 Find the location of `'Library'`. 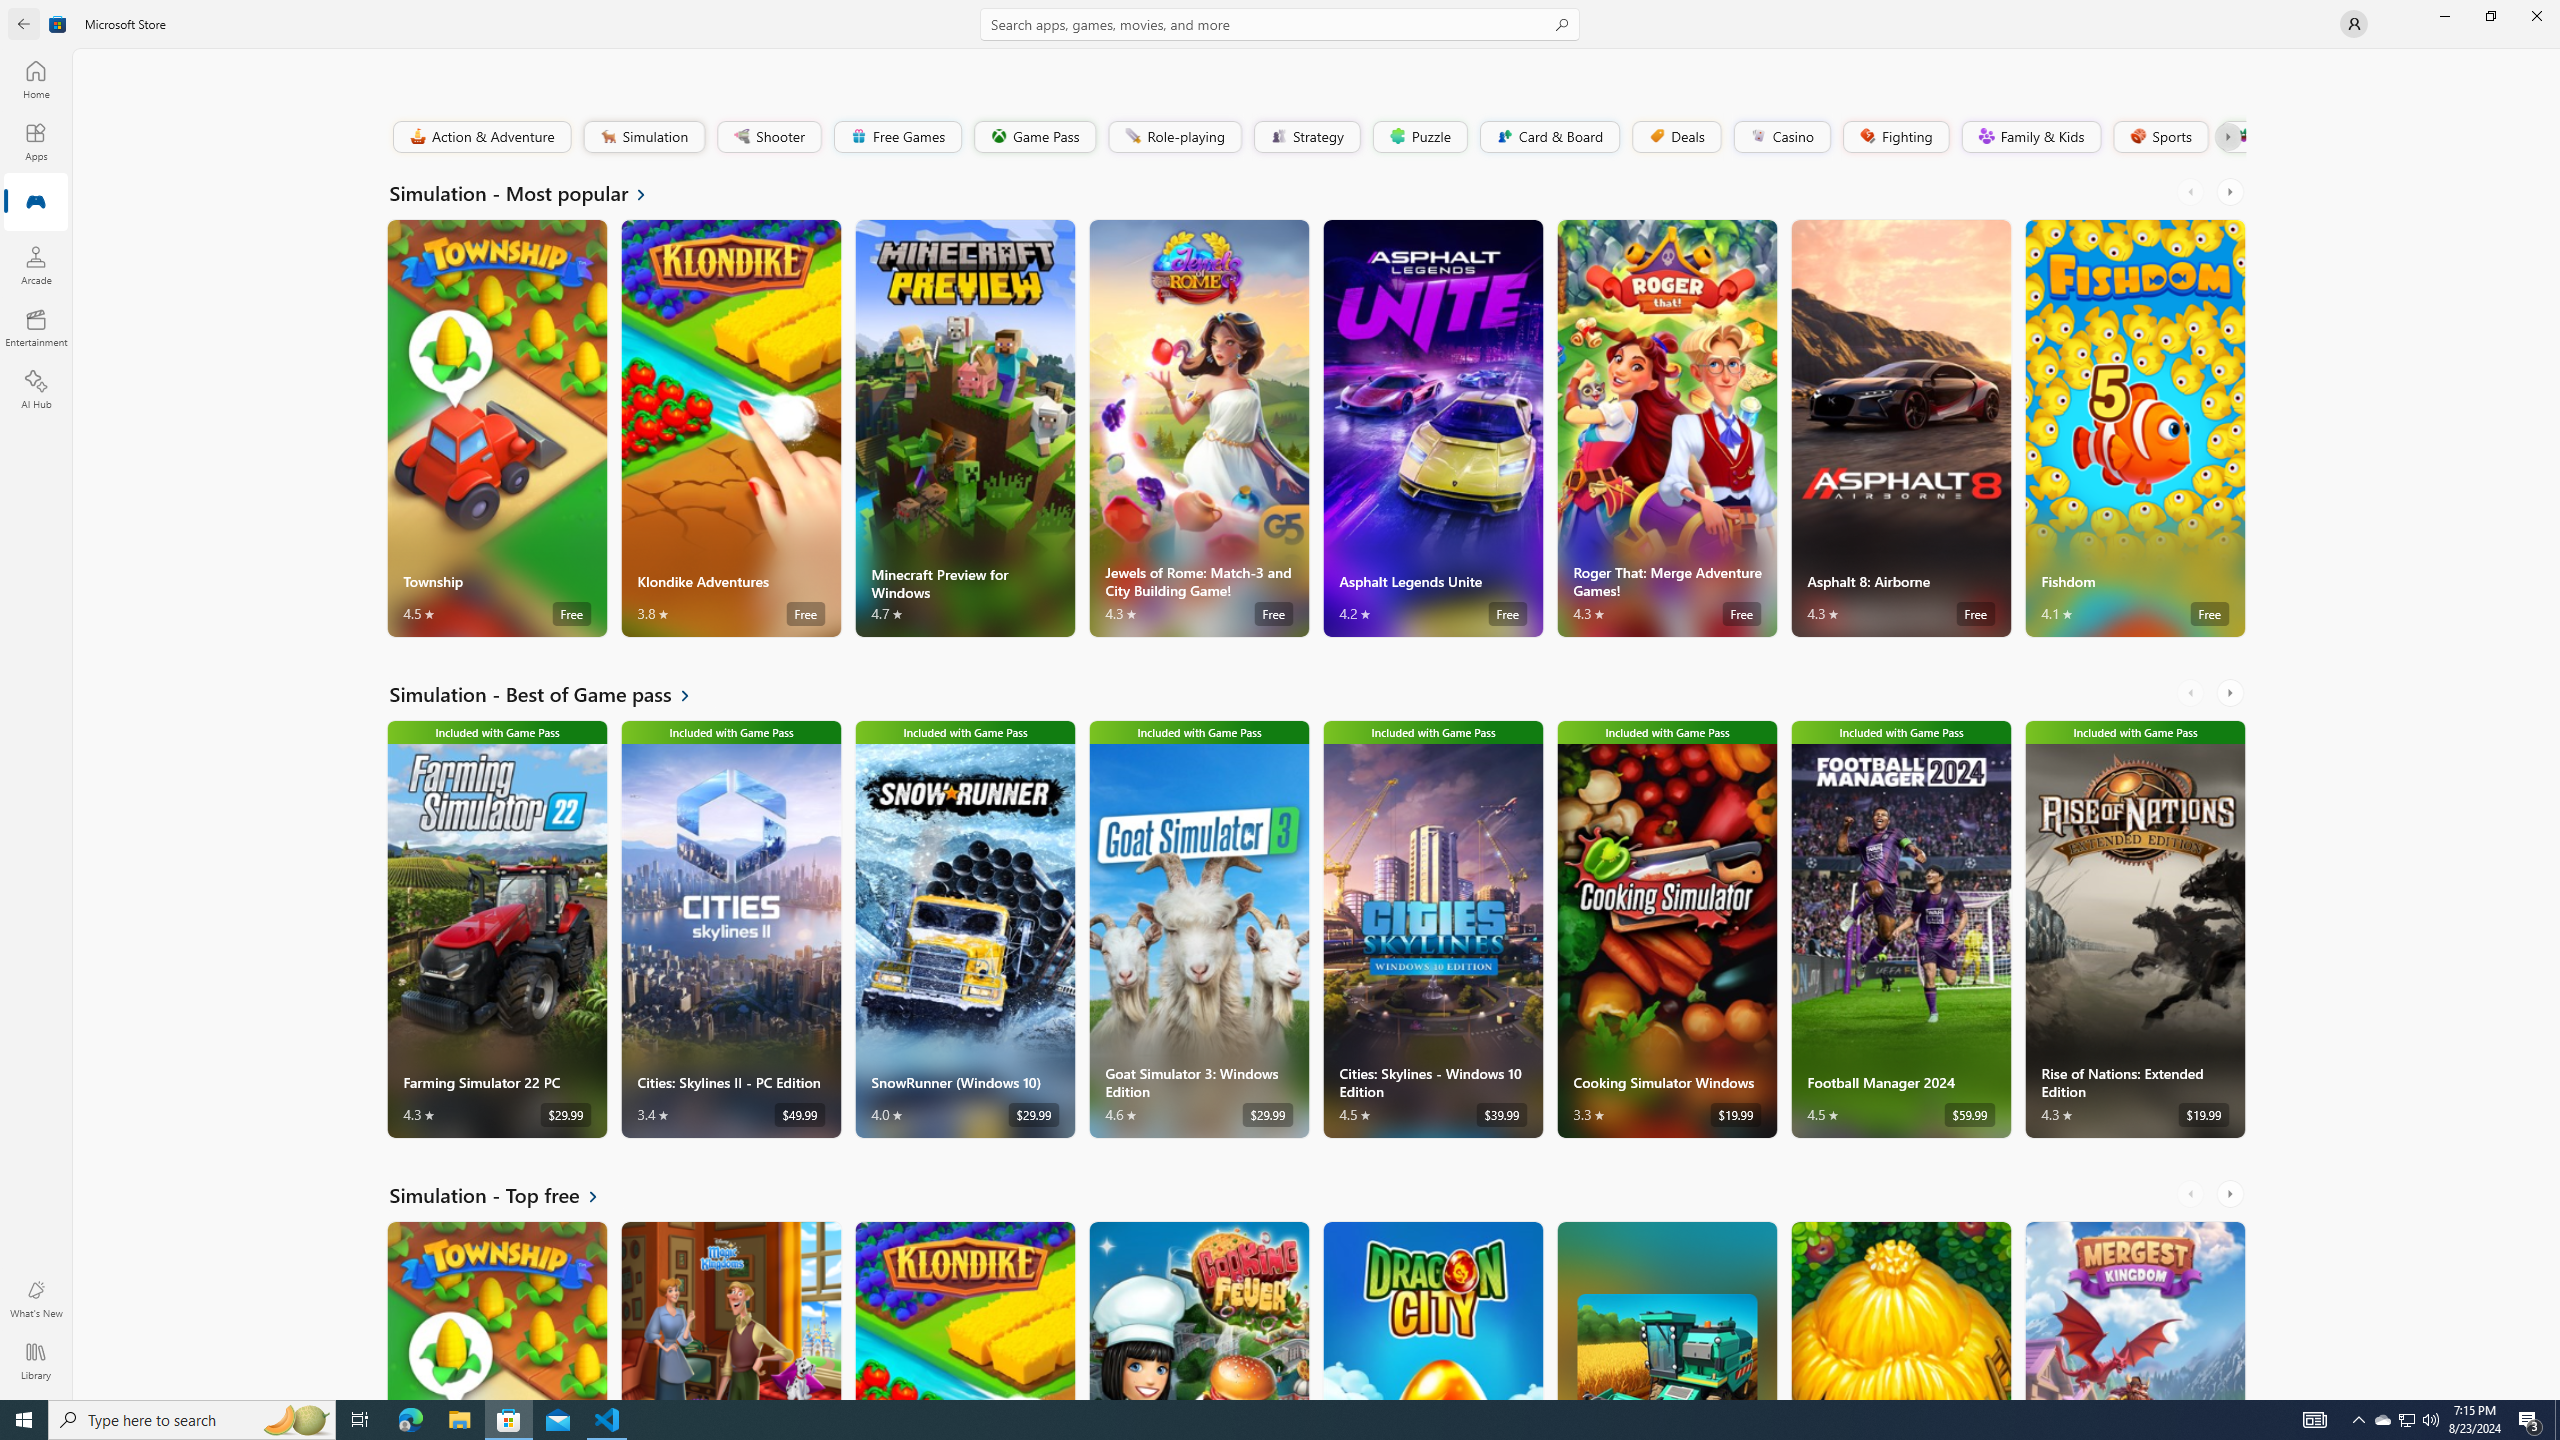

'Library' is located at coordinates (34, 1360).